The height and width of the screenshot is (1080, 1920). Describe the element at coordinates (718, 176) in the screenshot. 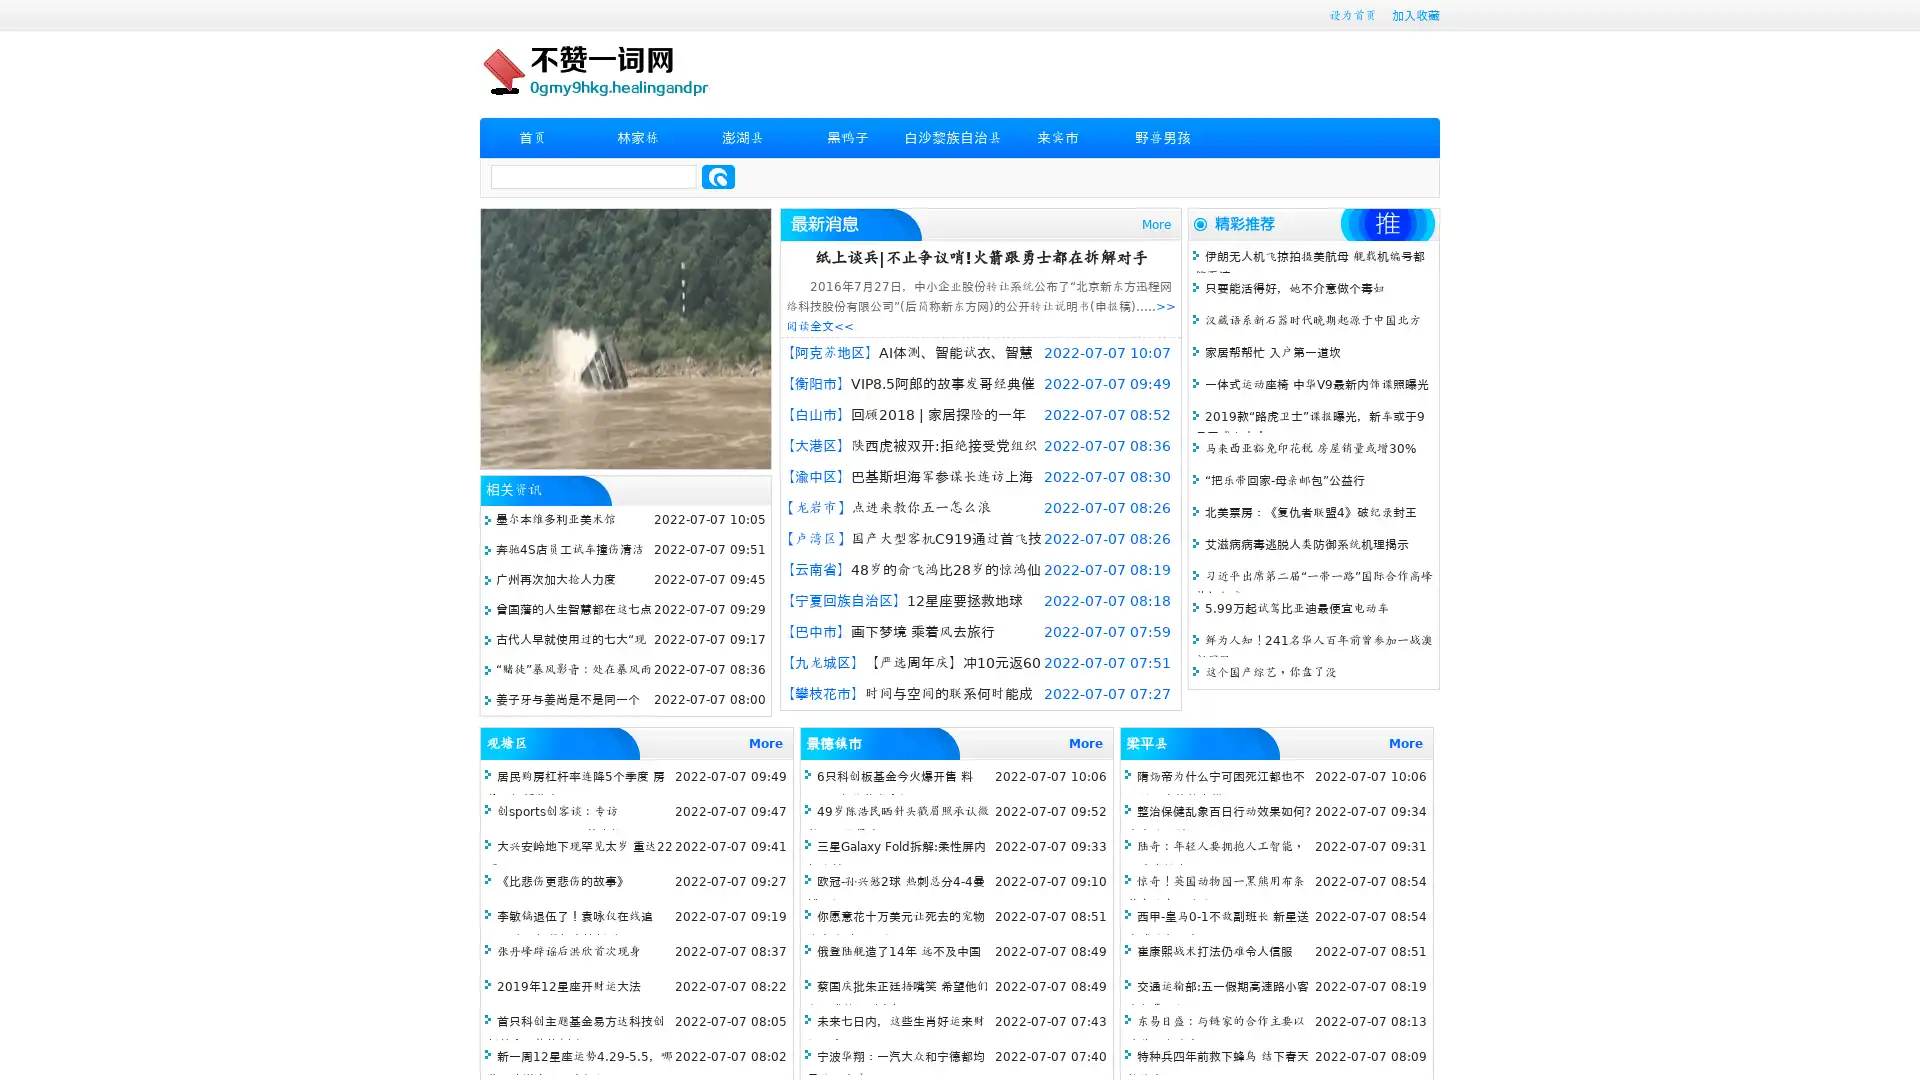

I see `Search` at that location.